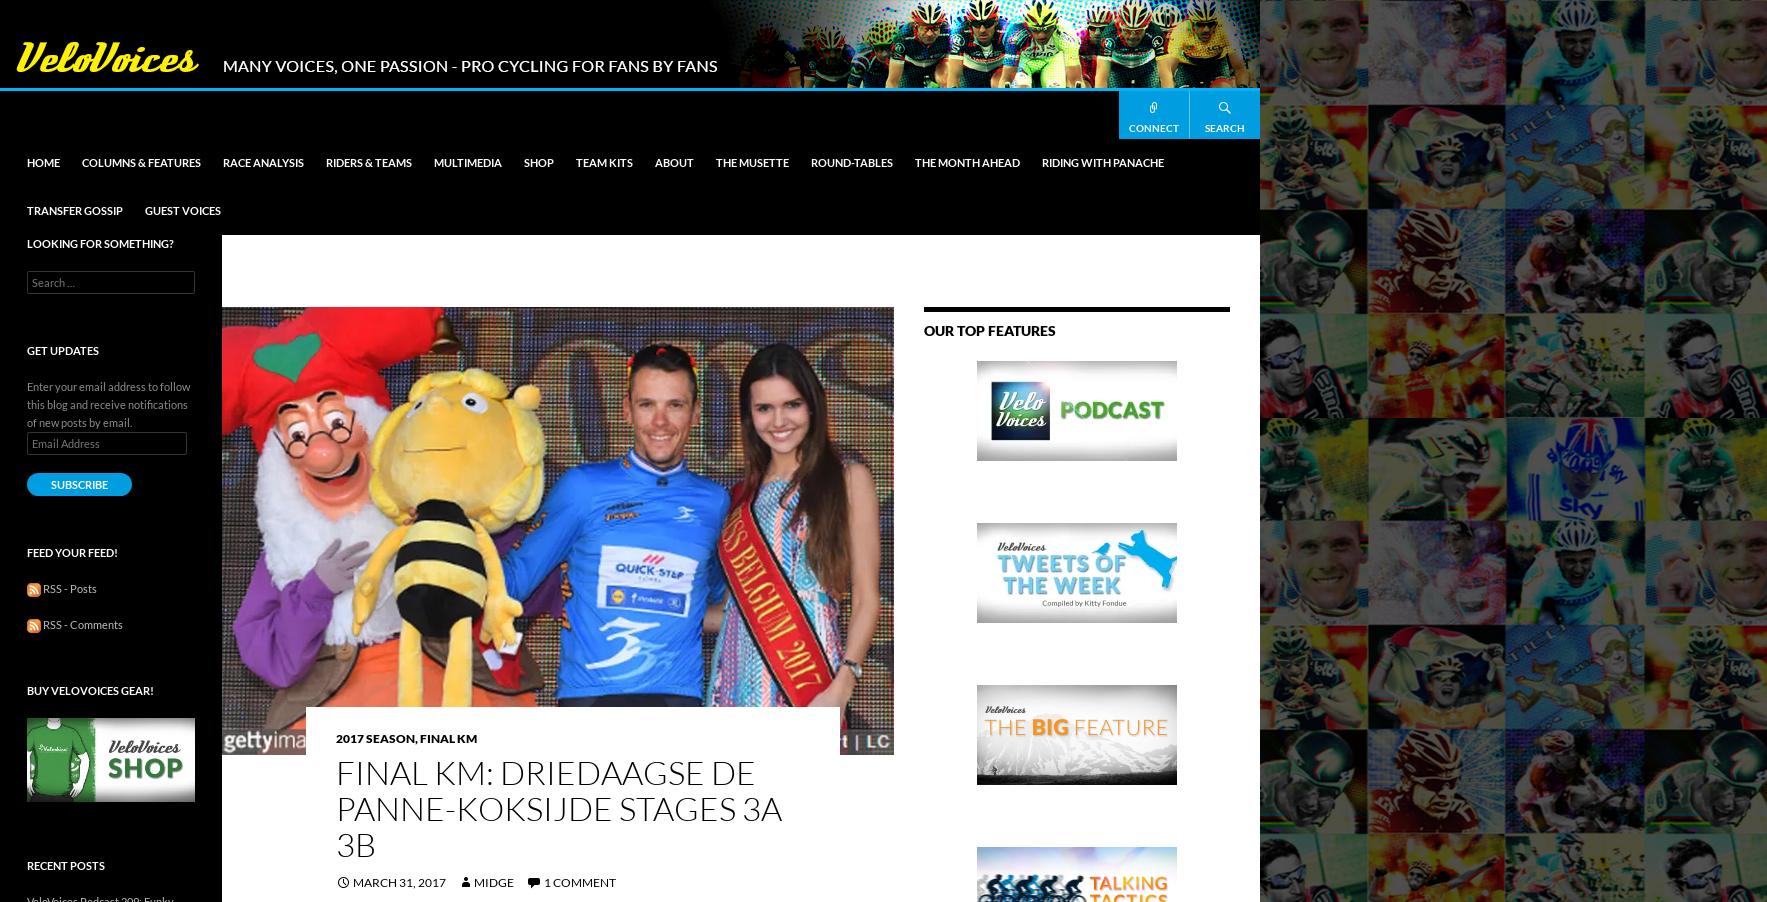 The image size is (1767, 902). Describe the element at coordinates (1154, 127) in the screenshot. I see `'Connect'` at that location.